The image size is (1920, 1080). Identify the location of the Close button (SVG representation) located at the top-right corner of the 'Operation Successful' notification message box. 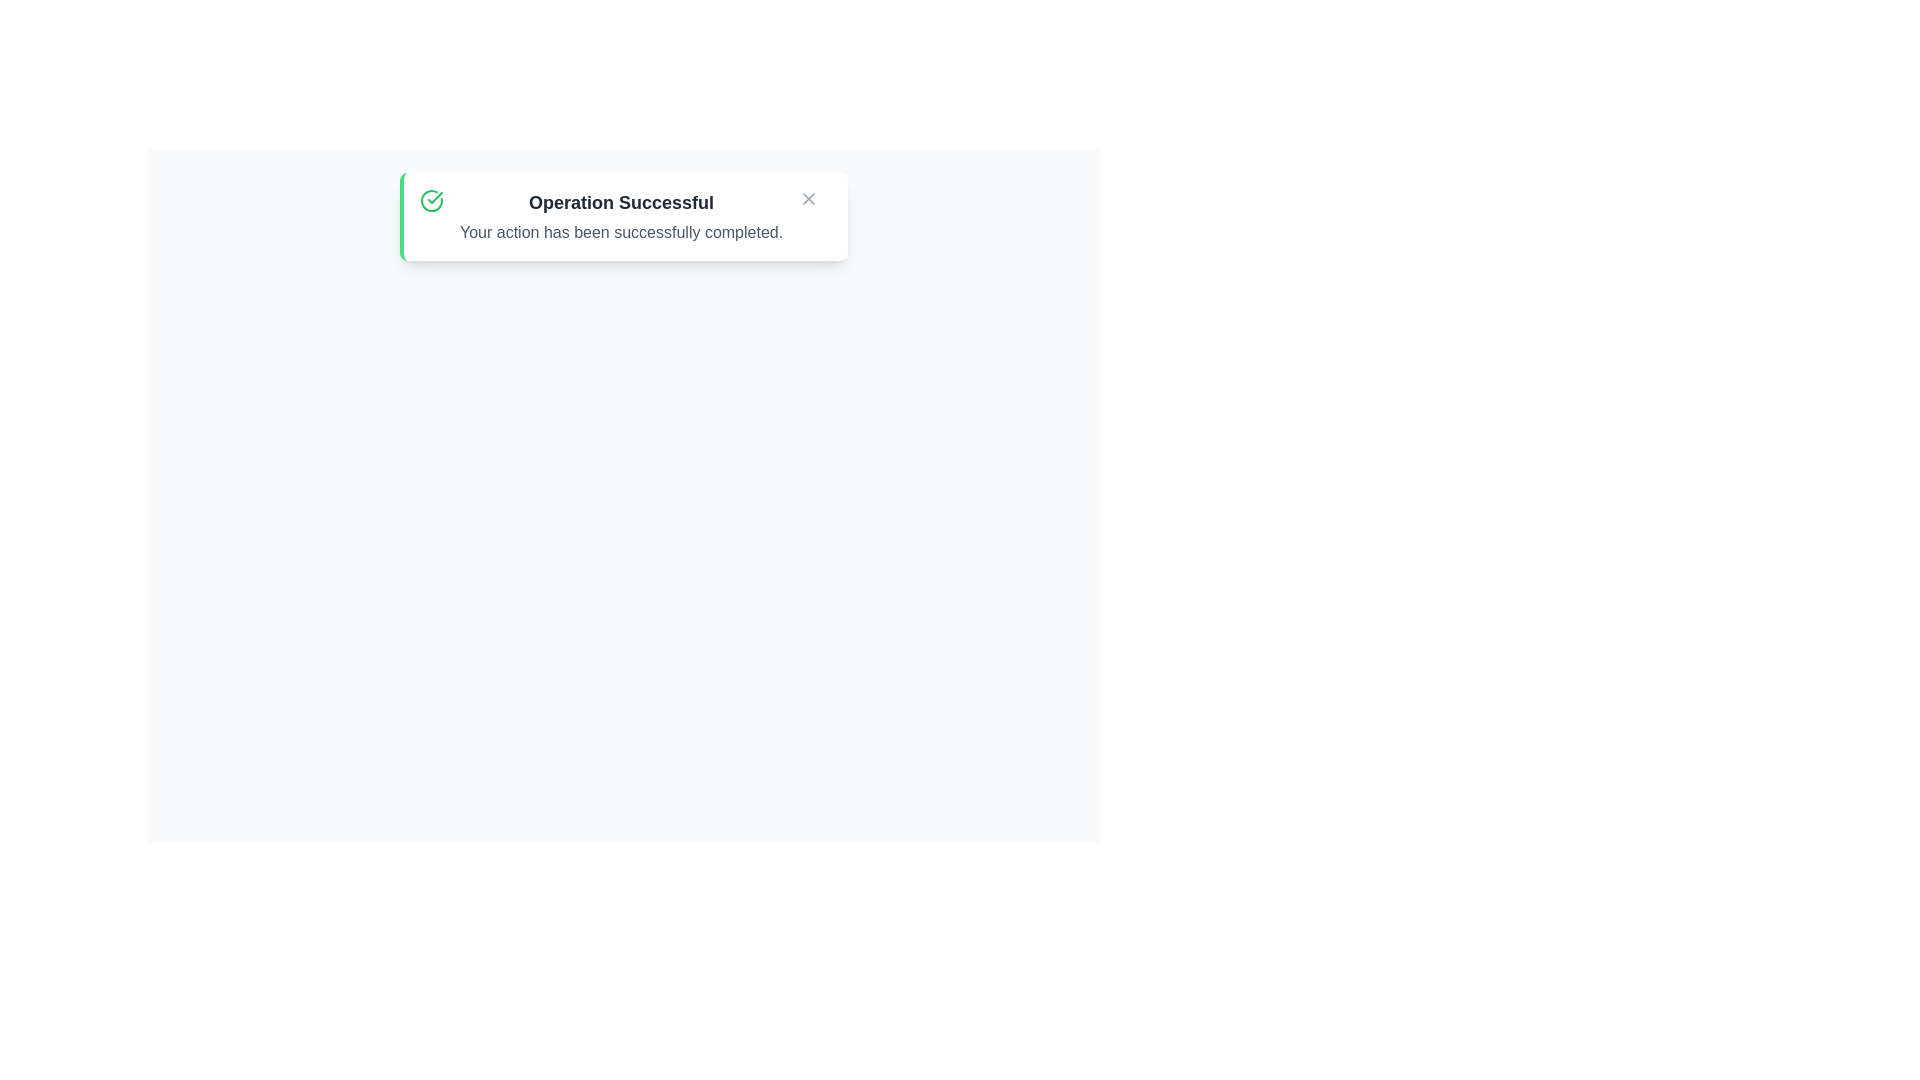
(809, 199).